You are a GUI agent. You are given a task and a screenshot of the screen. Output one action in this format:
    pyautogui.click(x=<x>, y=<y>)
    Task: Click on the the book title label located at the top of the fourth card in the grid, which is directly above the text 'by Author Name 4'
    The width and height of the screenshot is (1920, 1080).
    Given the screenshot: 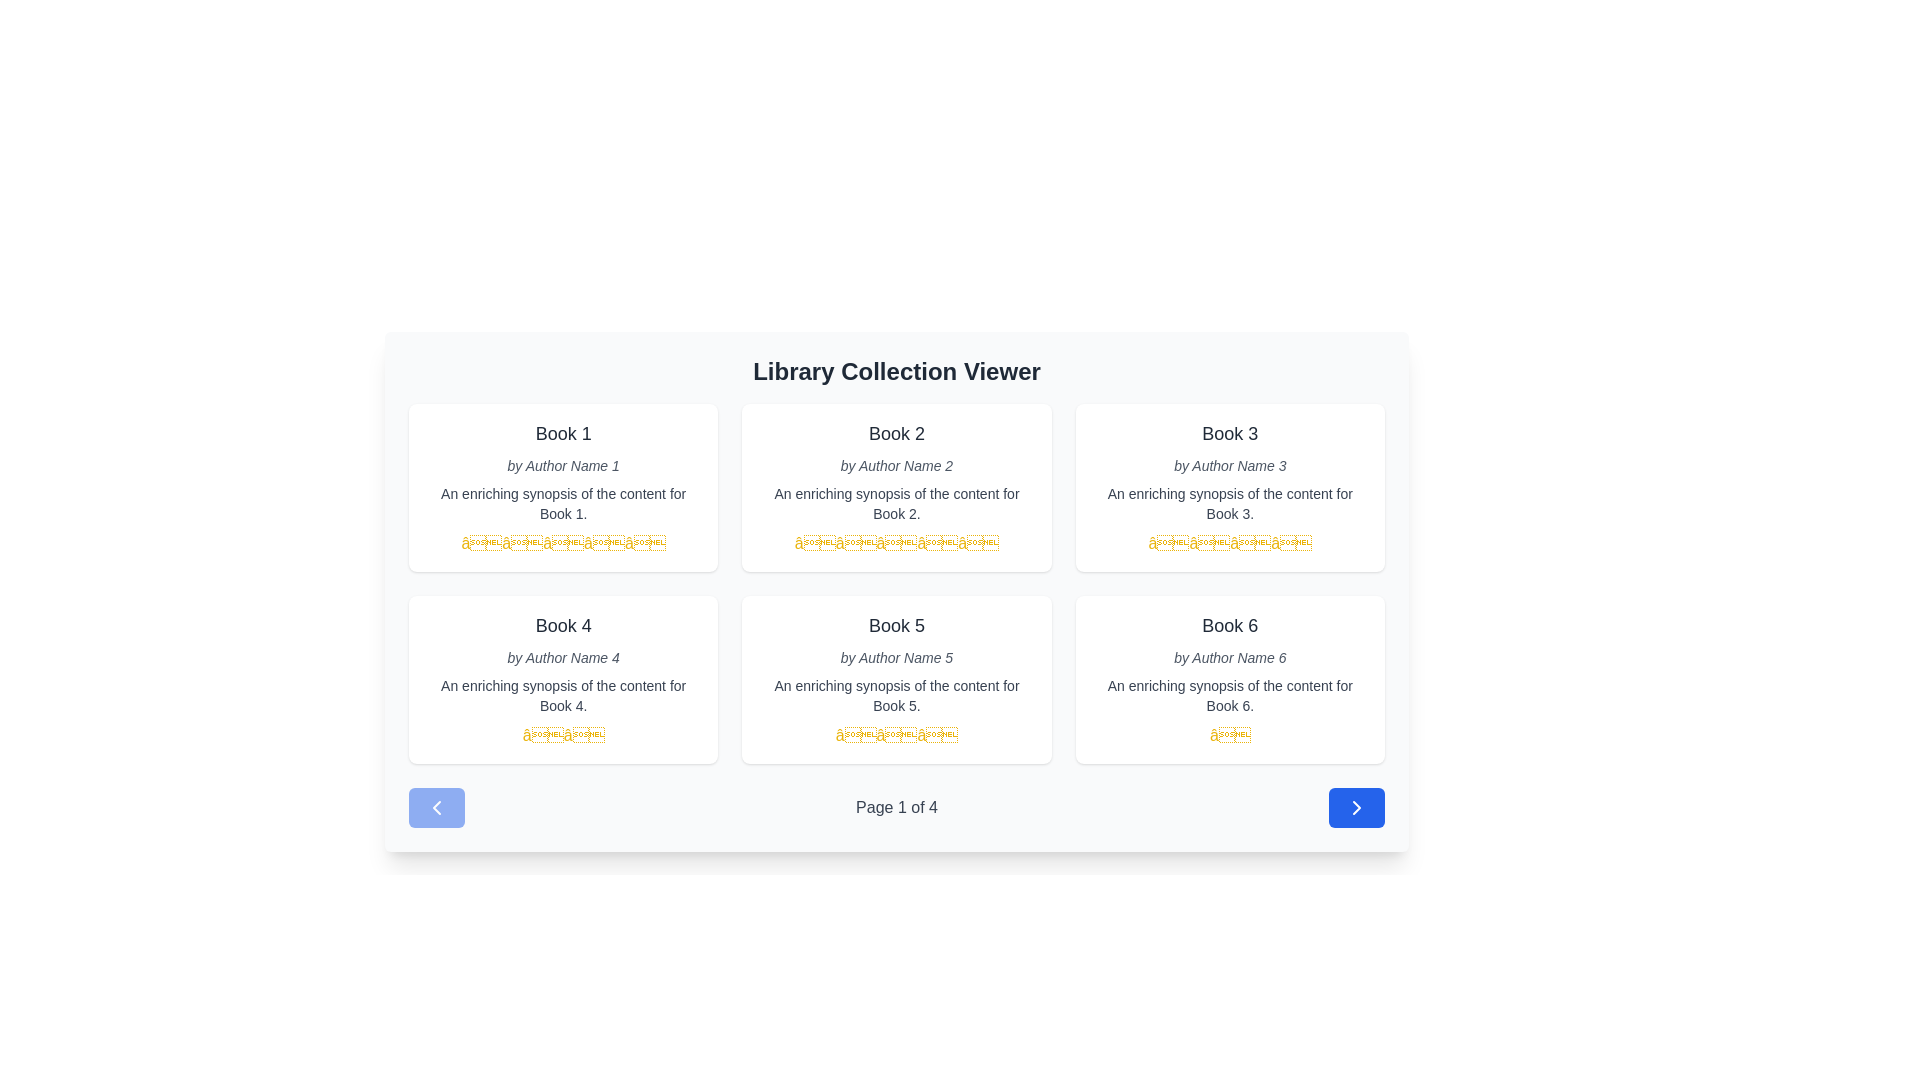 What is the action you would take?
    pyautogui.click(x=562, y=624)
    